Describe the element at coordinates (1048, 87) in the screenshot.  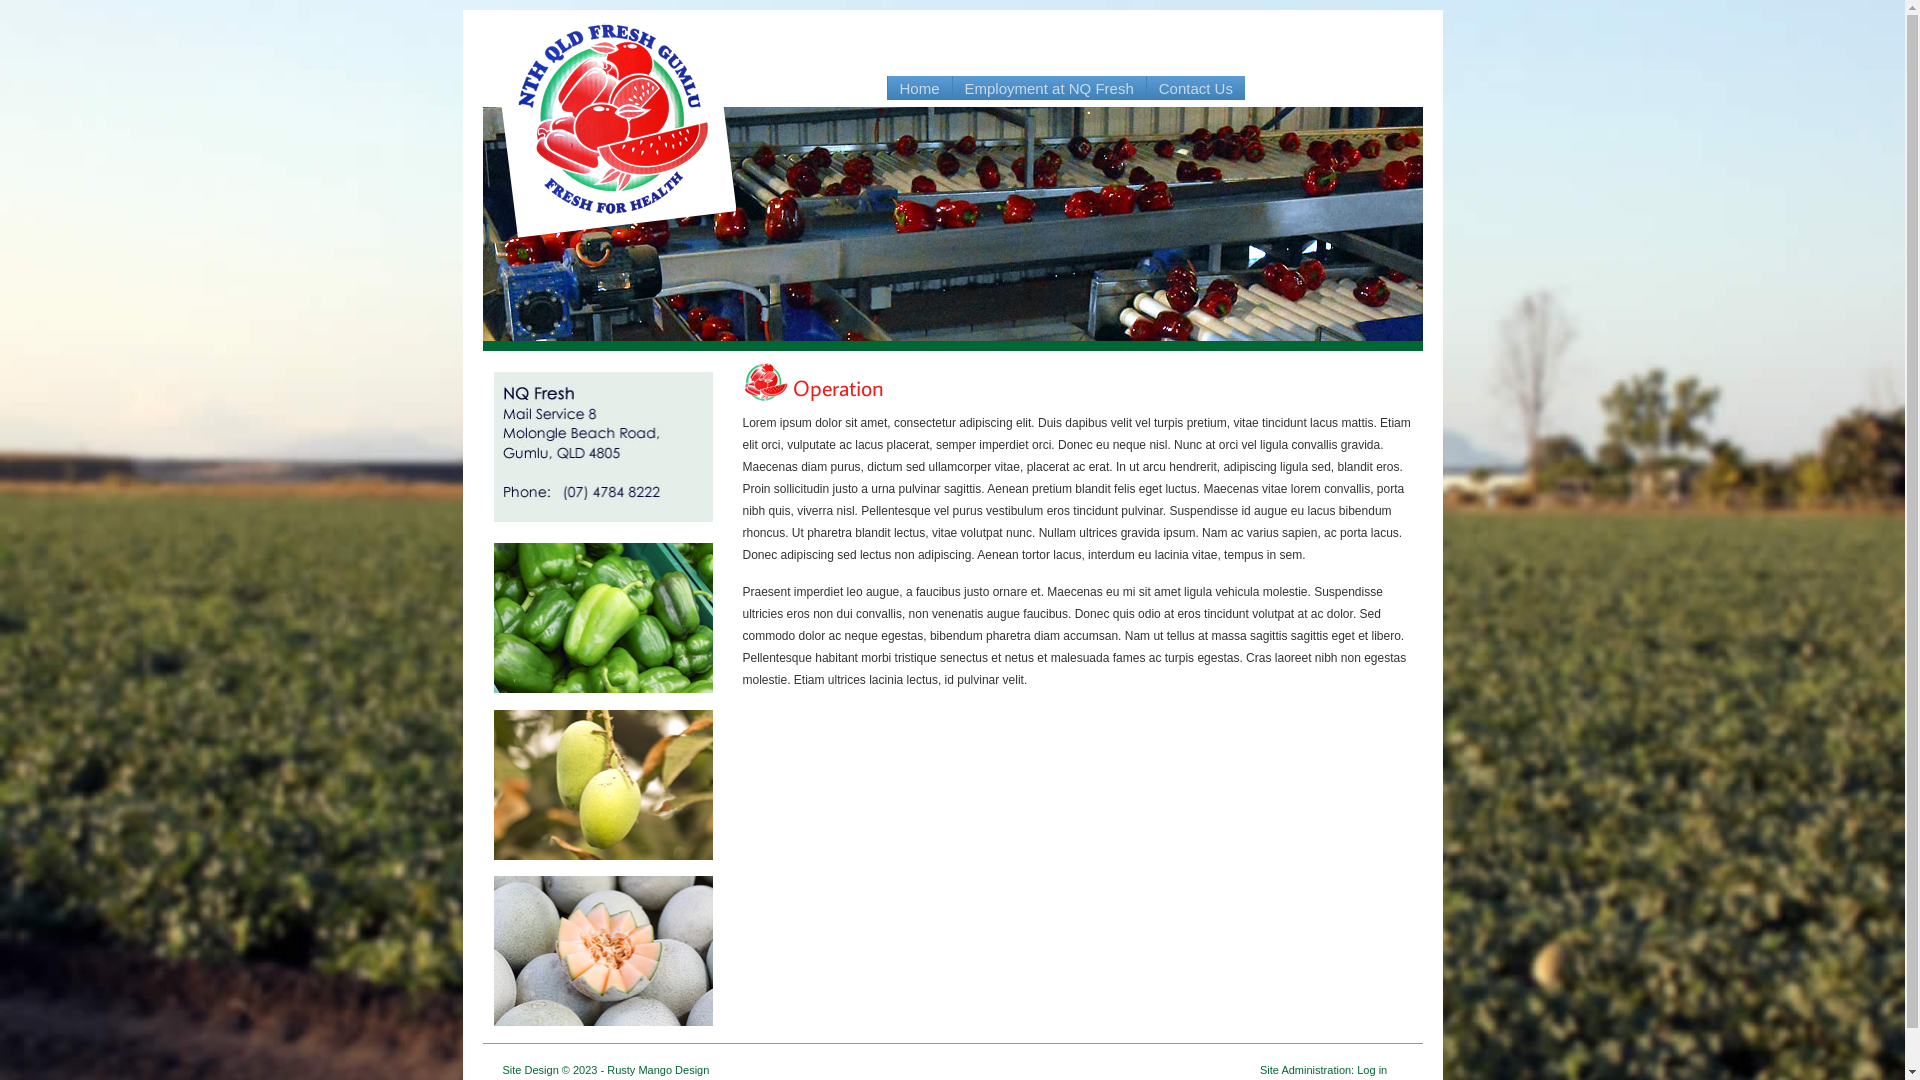
I see `'Employment at NQ Fresh'` at that location.